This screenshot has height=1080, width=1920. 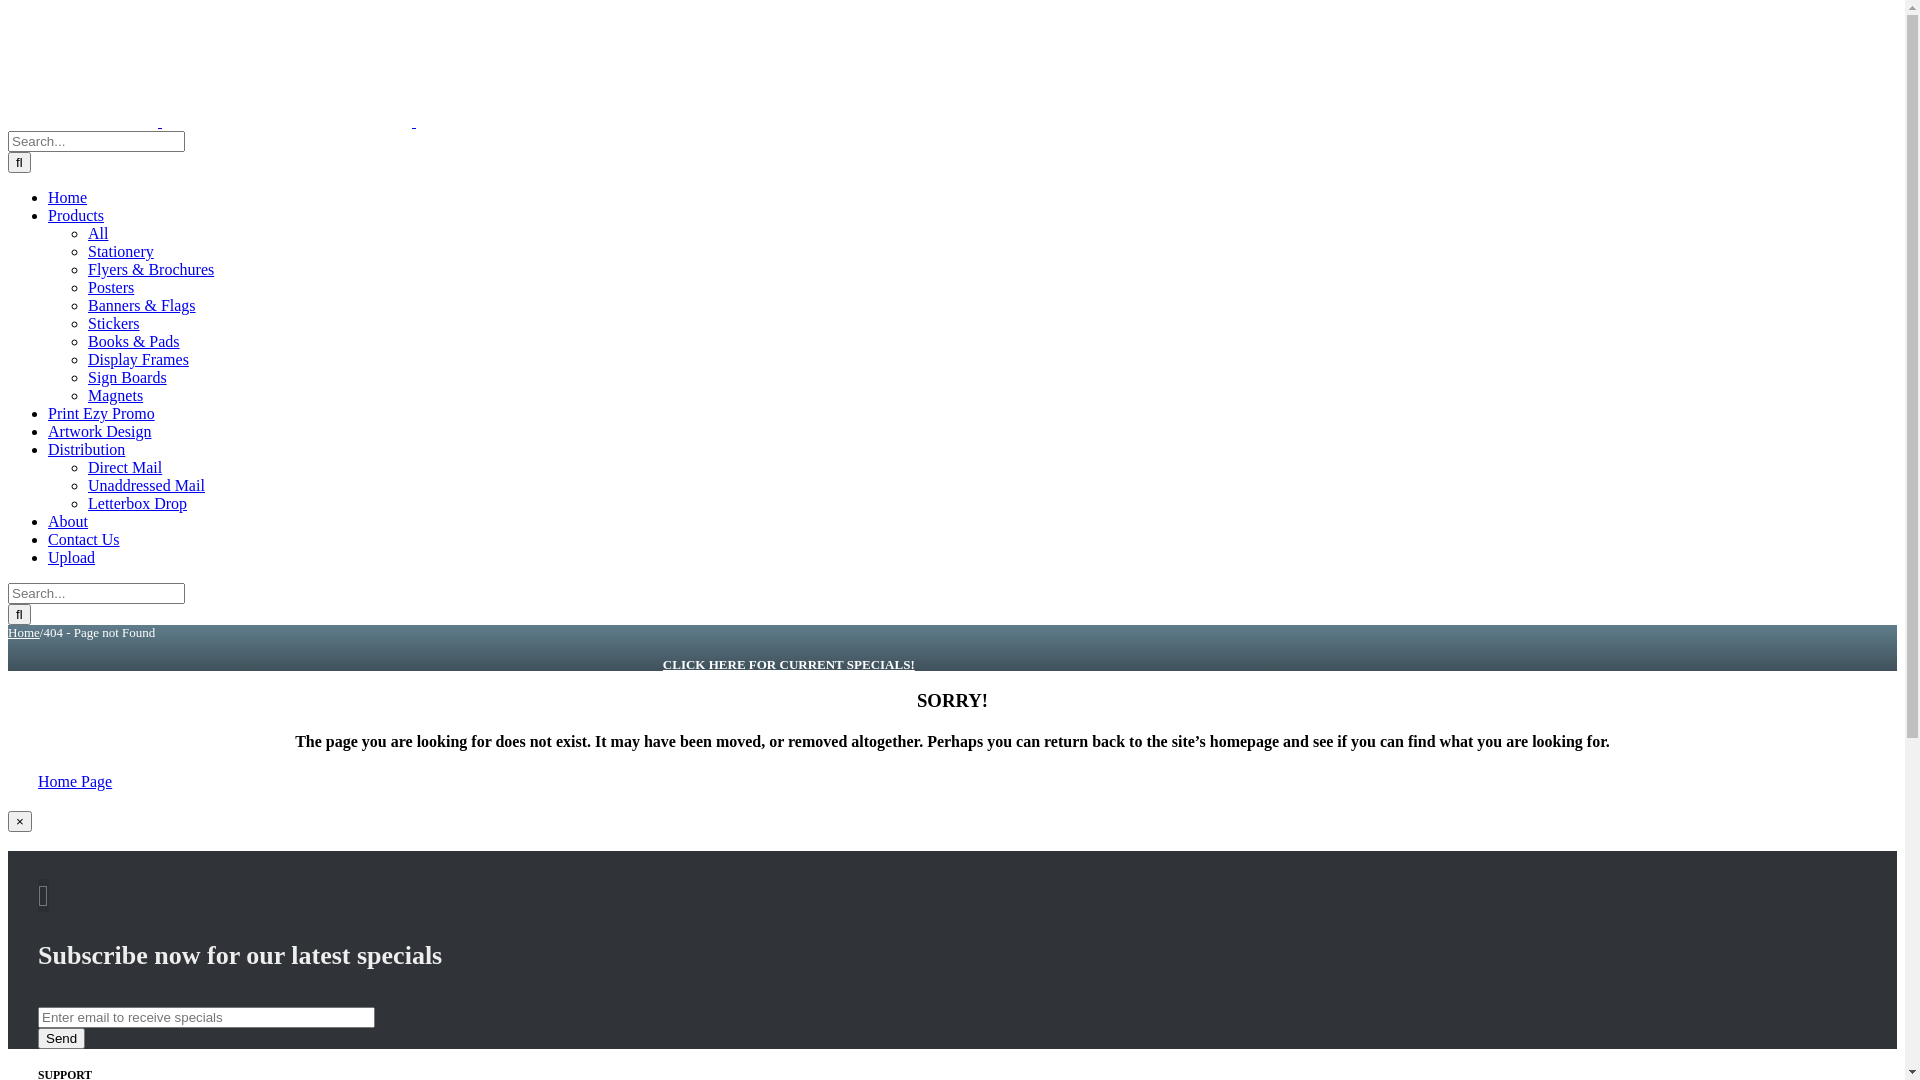 What do you see at coordinates (123, 467) in the screenshot?
I see `'Direct Mail'` at bounding box center [123, 467].